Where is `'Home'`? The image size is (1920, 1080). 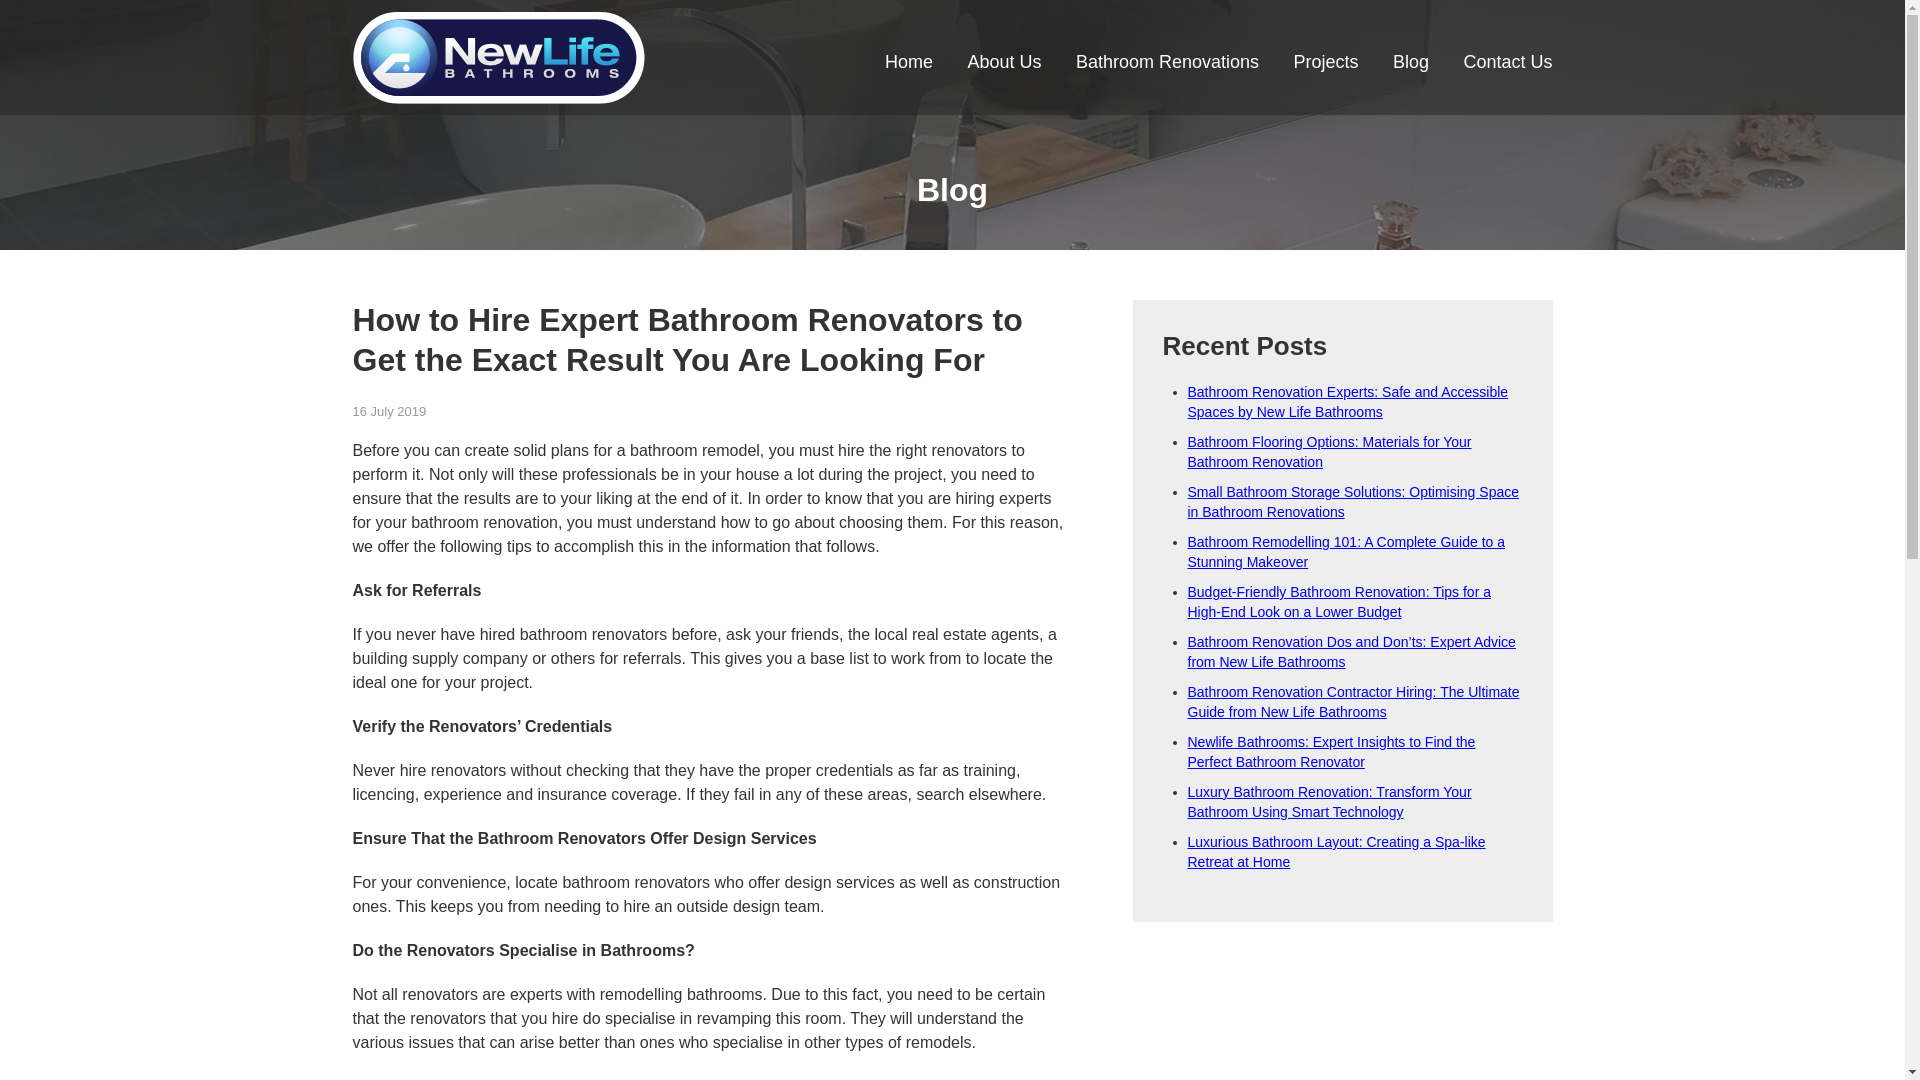
'Home' is located at coordinates (907, 64).